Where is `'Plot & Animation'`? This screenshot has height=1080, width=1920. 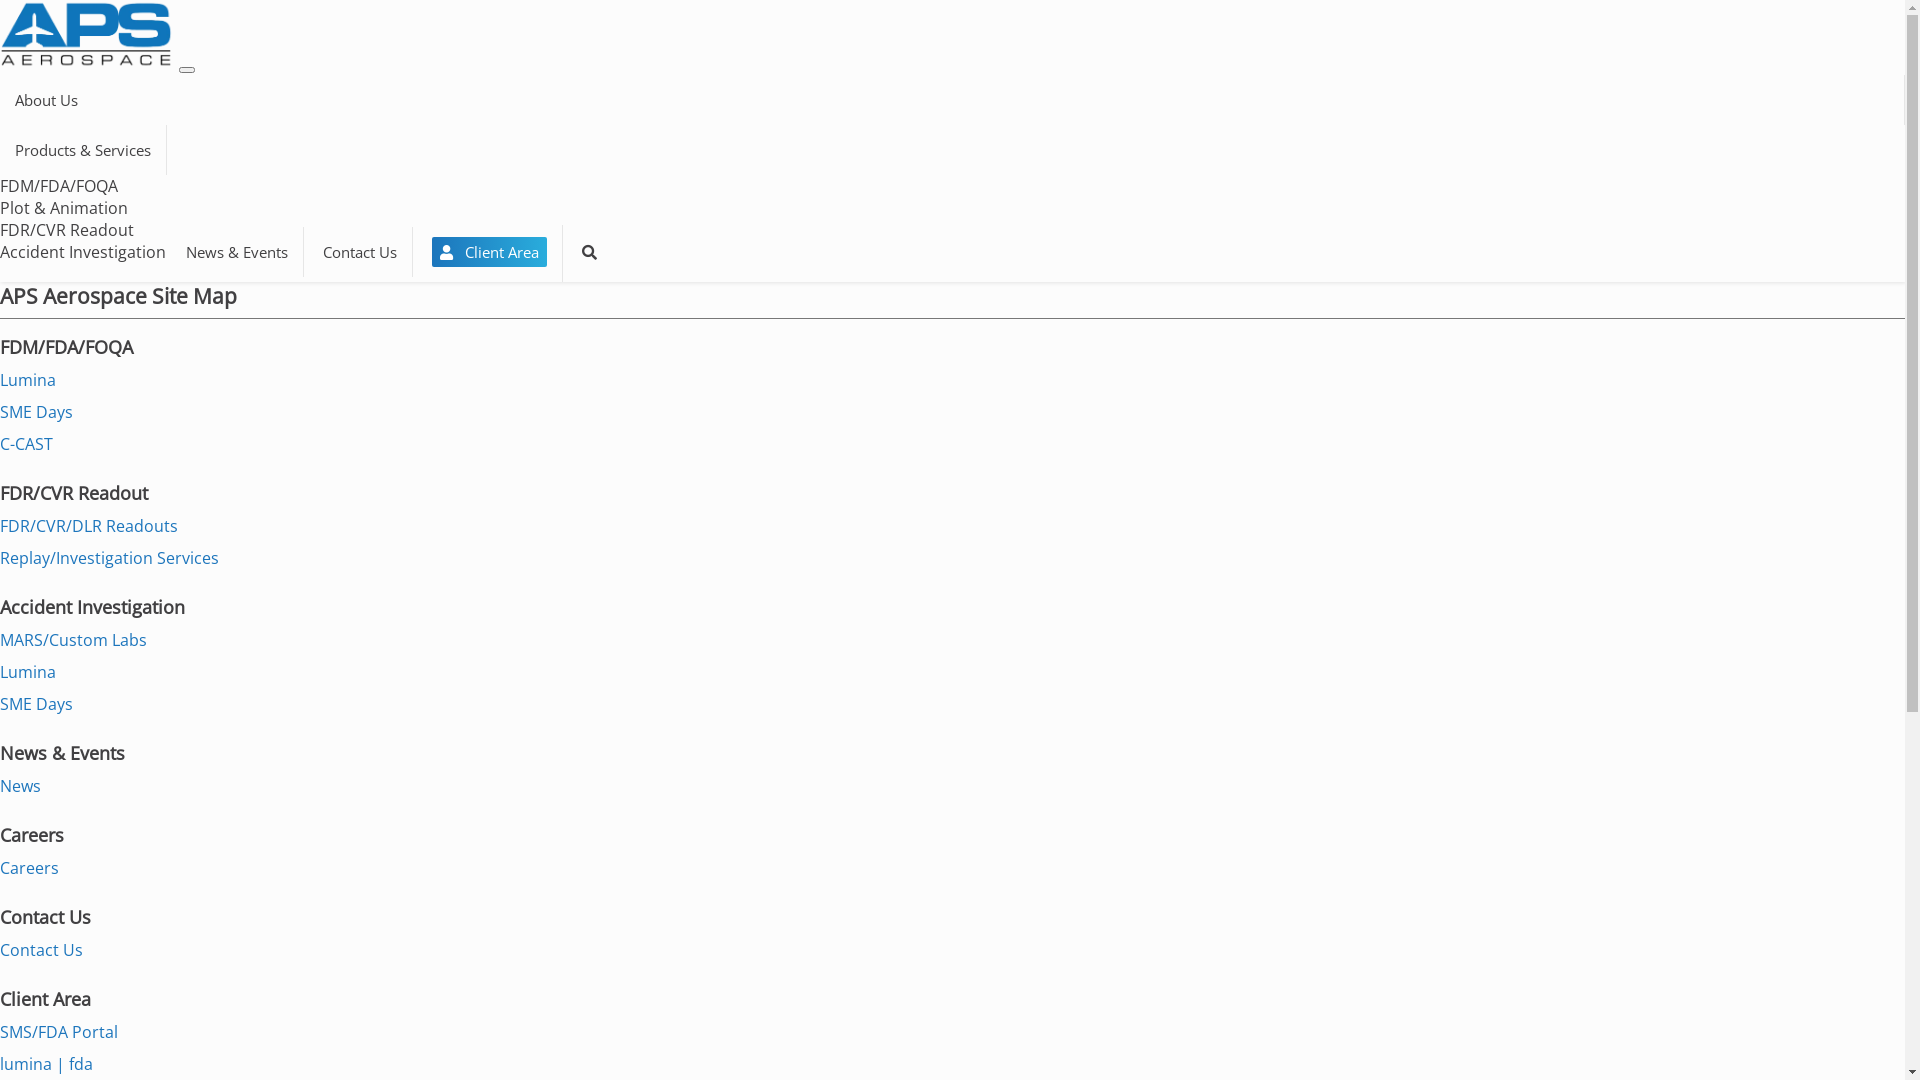
'Plot & Animation' is located at coordinates (63, 208).